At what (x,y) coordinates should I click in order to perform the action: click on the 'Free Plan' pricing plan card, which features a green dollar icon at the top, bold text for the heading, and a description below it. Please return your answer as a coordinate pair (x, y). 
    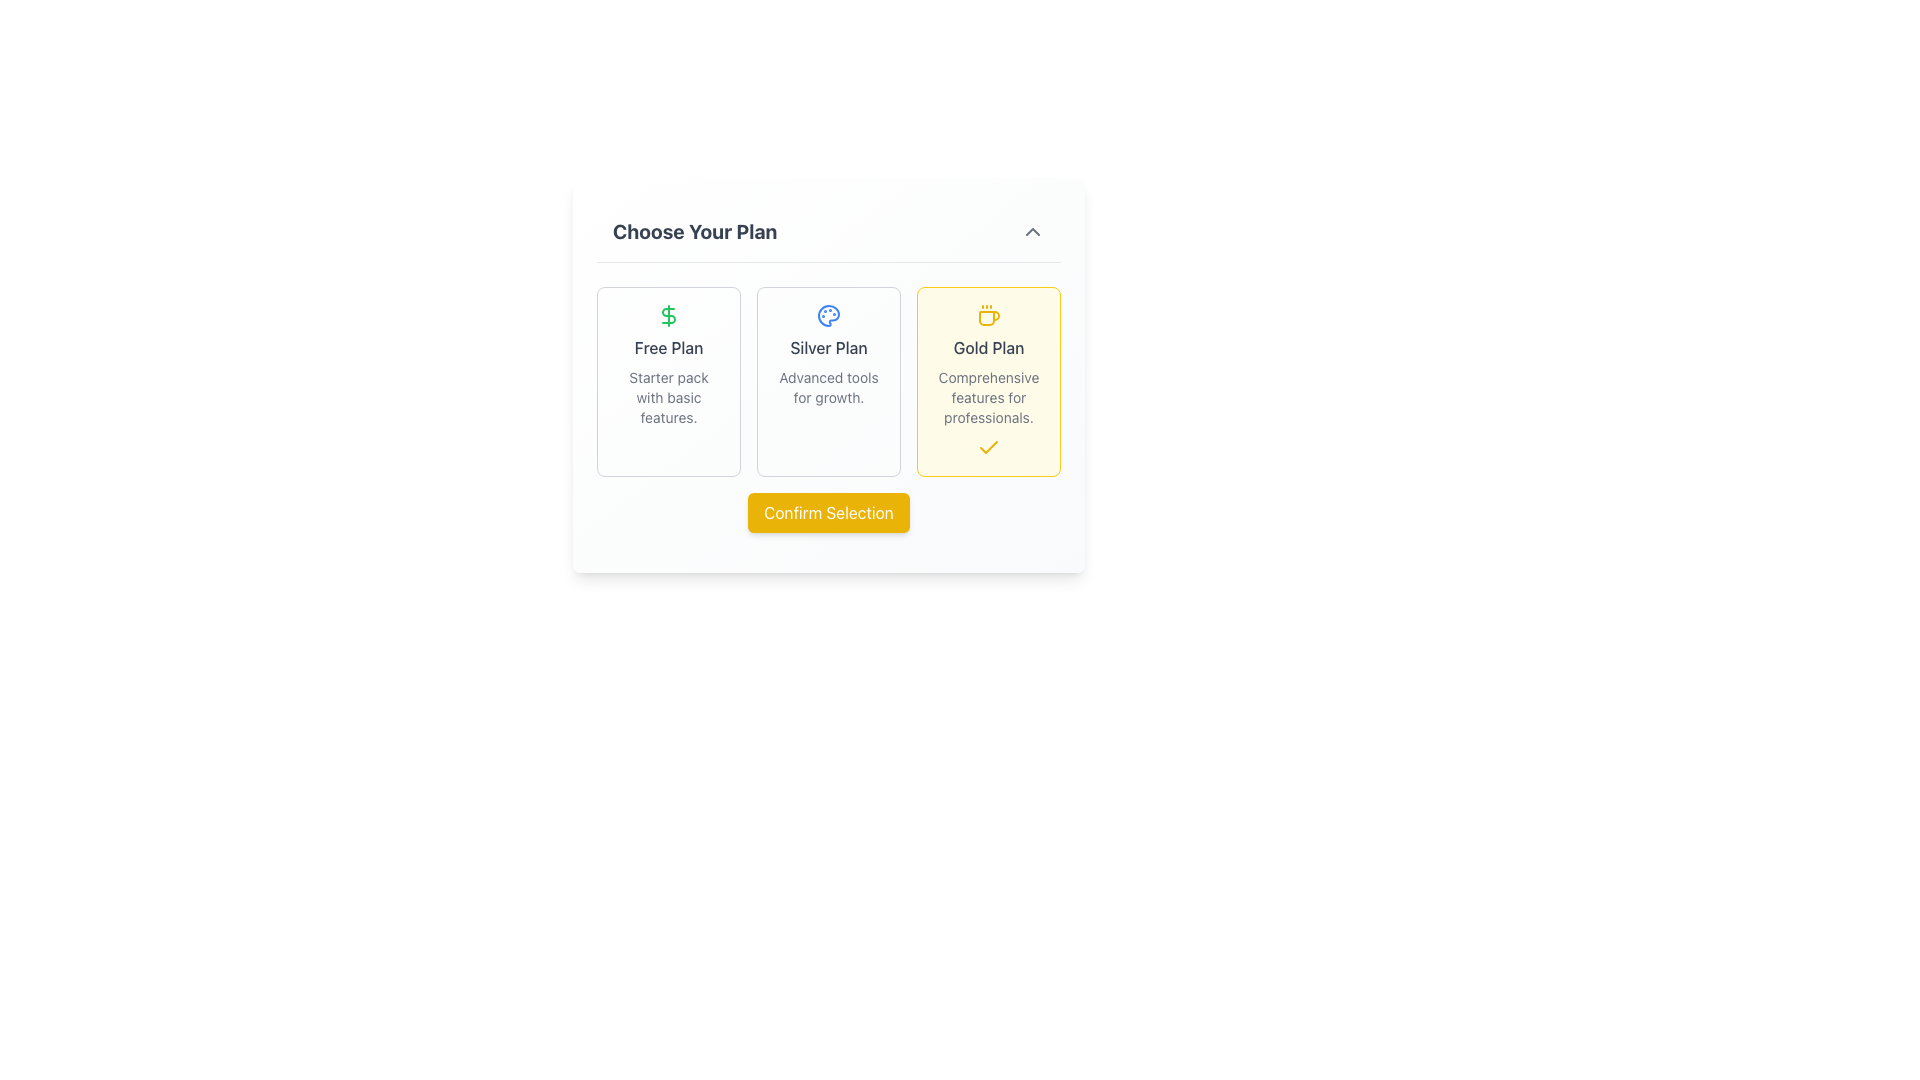
    Looking at the image, I should click on (668, 381).